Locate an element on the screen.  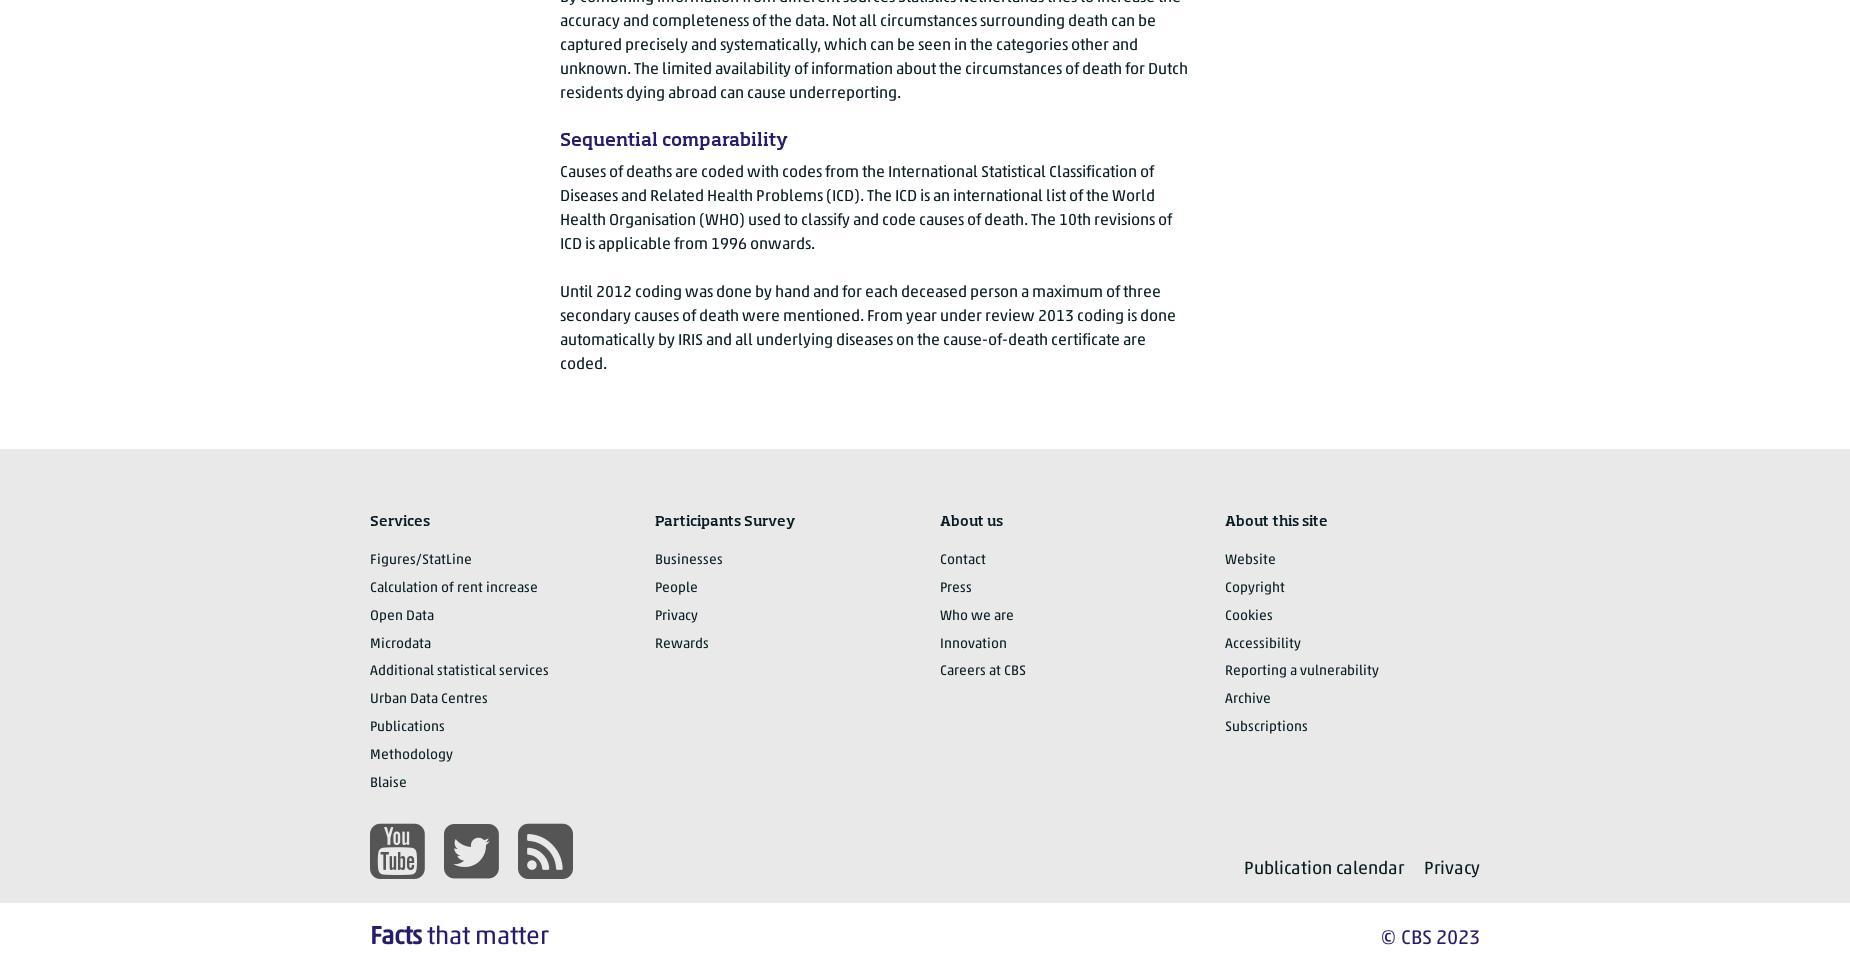
'About this site' is located at coordinates (1224, 521).